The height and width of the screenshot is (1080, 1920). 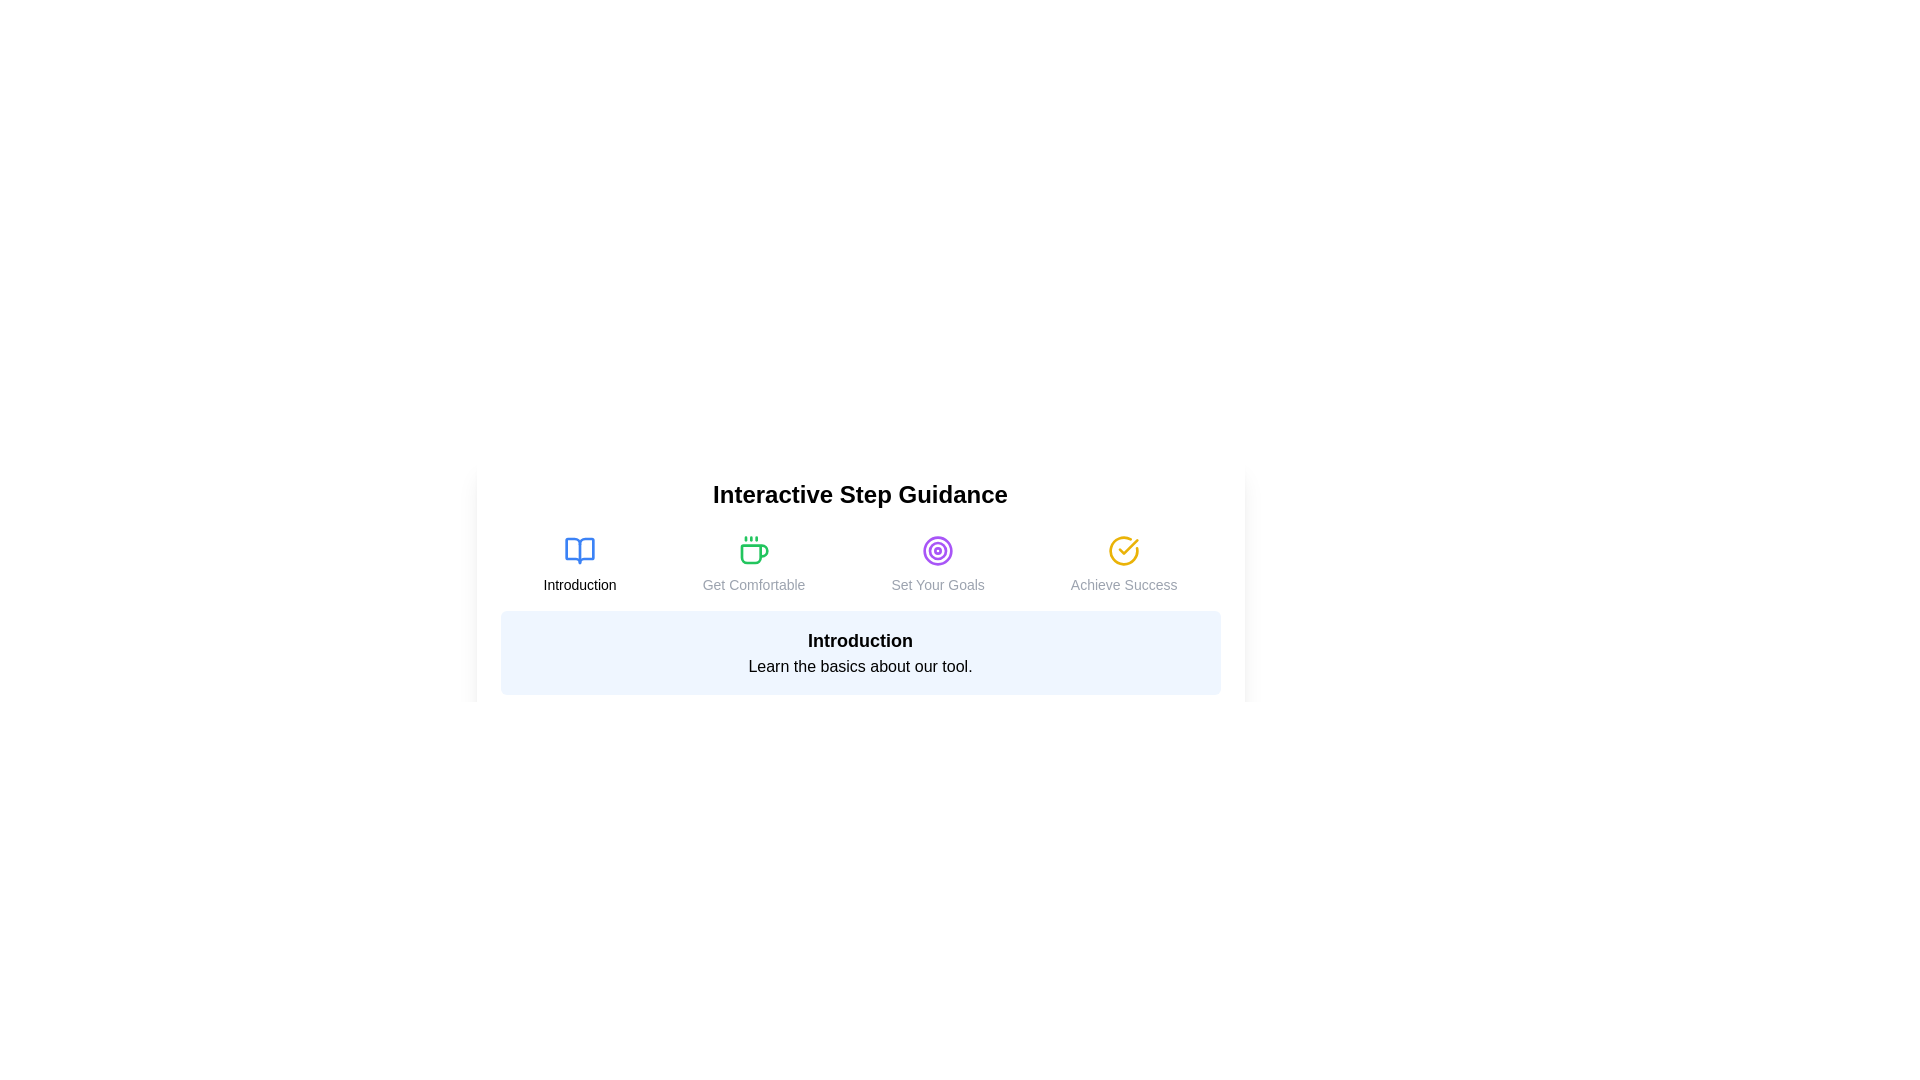 I want to click on the second clickable navigation icon, which is linked to the 'Get Comfortable' section, so click(x=752, y=564).